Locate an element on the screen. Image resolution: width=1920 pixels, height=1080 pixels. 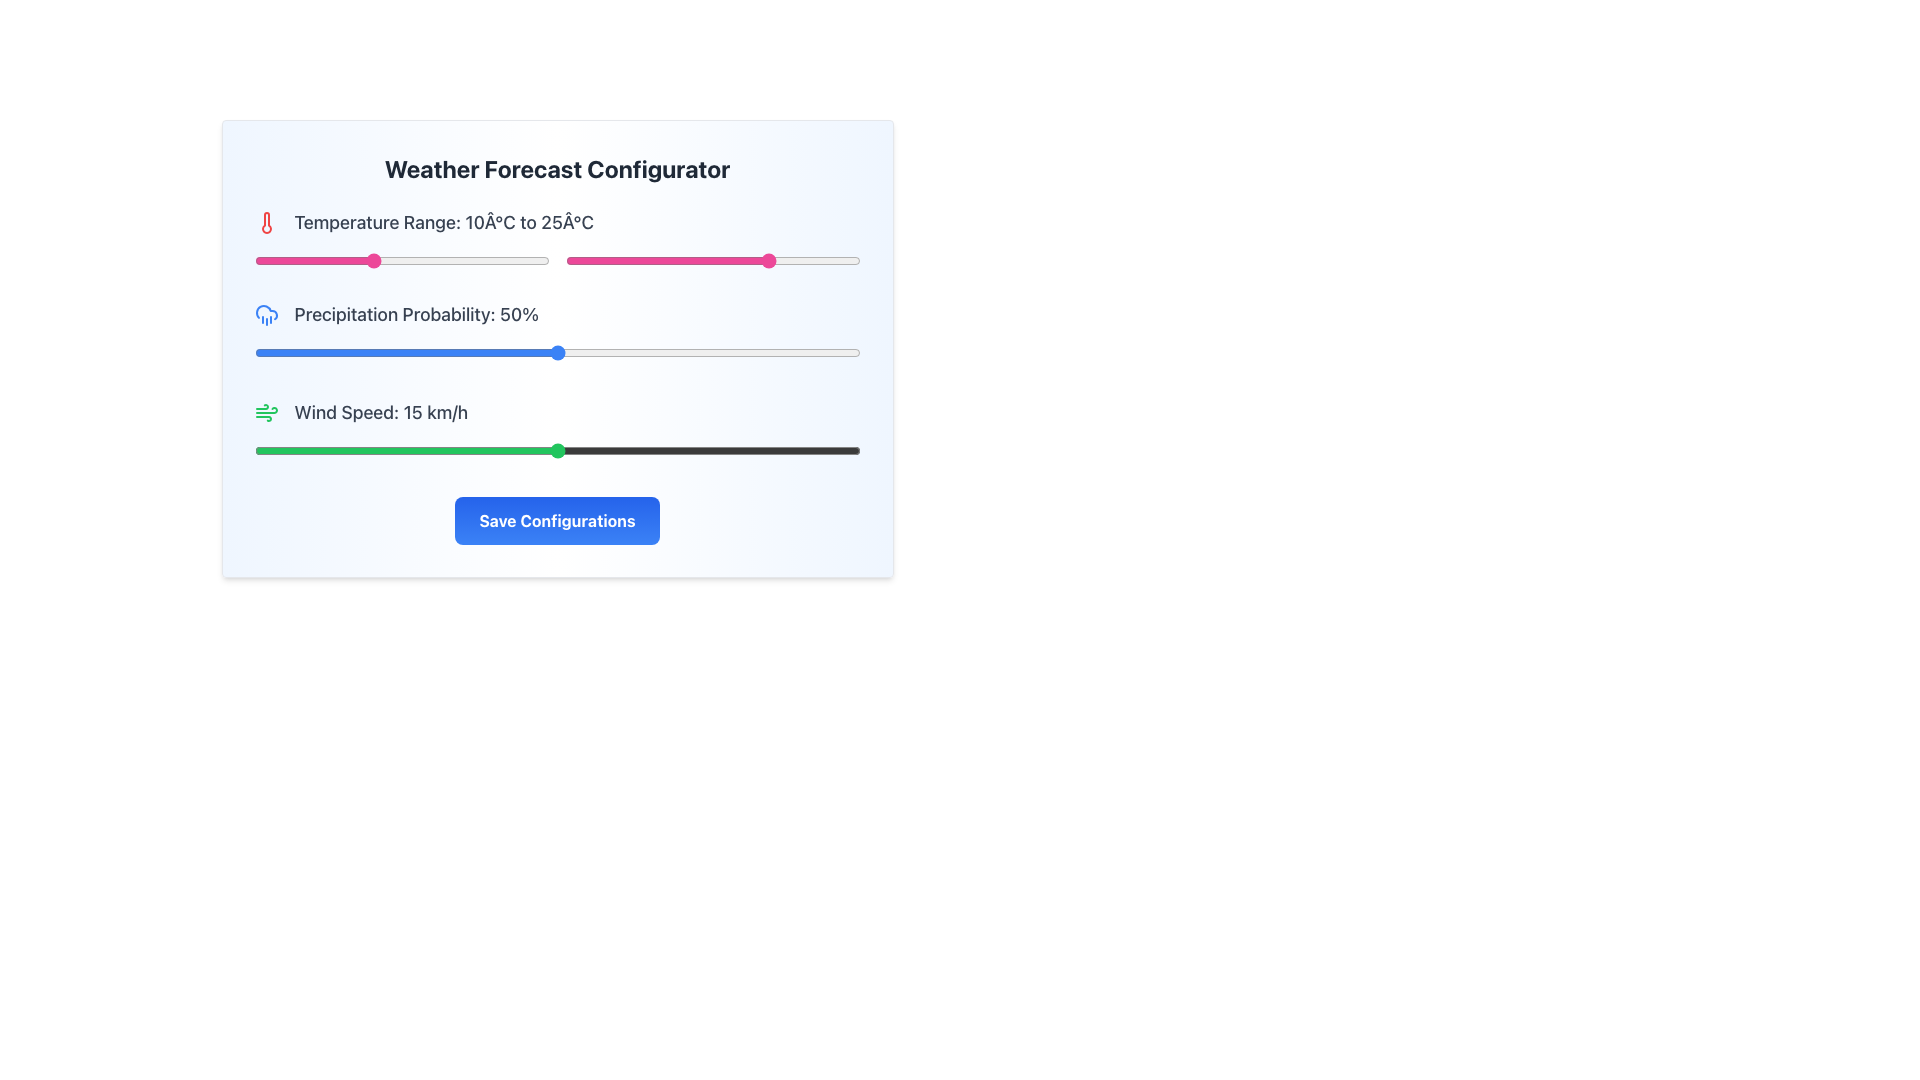
the first input range slider, which is styled with a pink highlight on the left side and is located near the label 'Temperature Range: 10°C to 25°C', to reposition the slider thumb is located at coordinates (401, 260).